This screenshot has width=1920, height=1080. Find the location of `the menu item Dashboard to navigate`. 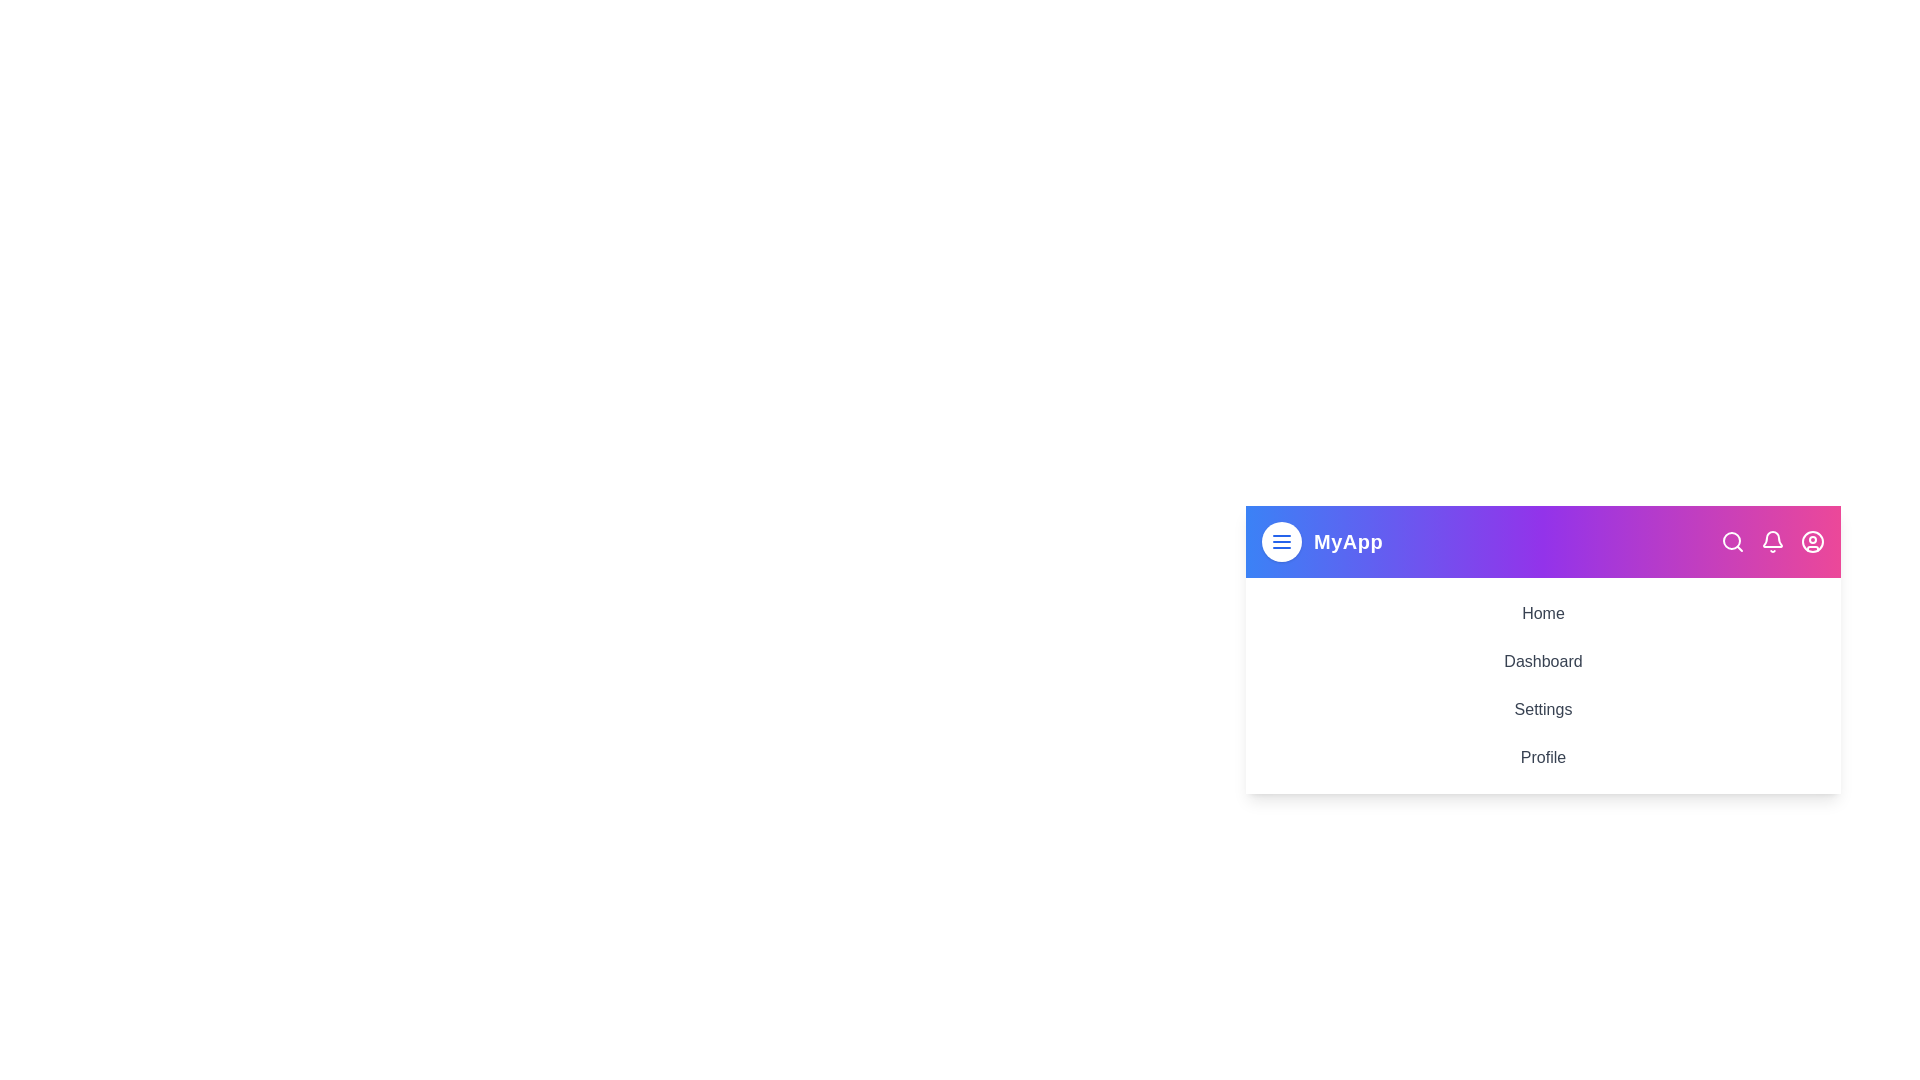

the menu item Dashboard to navigate is located at coordinates (1542, 662).